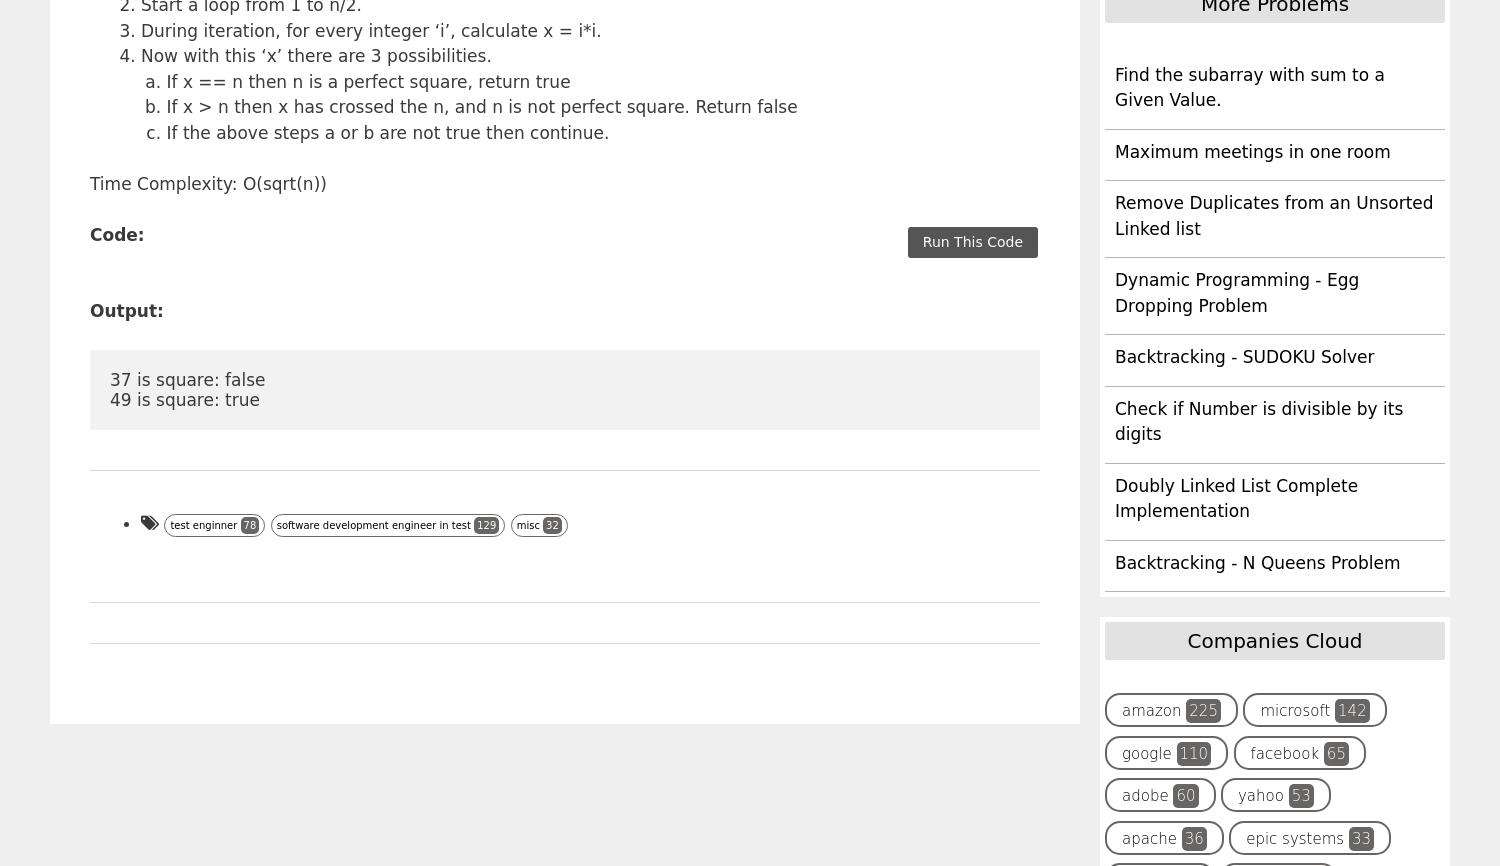 Image resolution: width=1500 pixels, height=866 pixels. Describe the element at coordinates (1179, 229) in the screenshot. I see `'sliding window'` at that location.